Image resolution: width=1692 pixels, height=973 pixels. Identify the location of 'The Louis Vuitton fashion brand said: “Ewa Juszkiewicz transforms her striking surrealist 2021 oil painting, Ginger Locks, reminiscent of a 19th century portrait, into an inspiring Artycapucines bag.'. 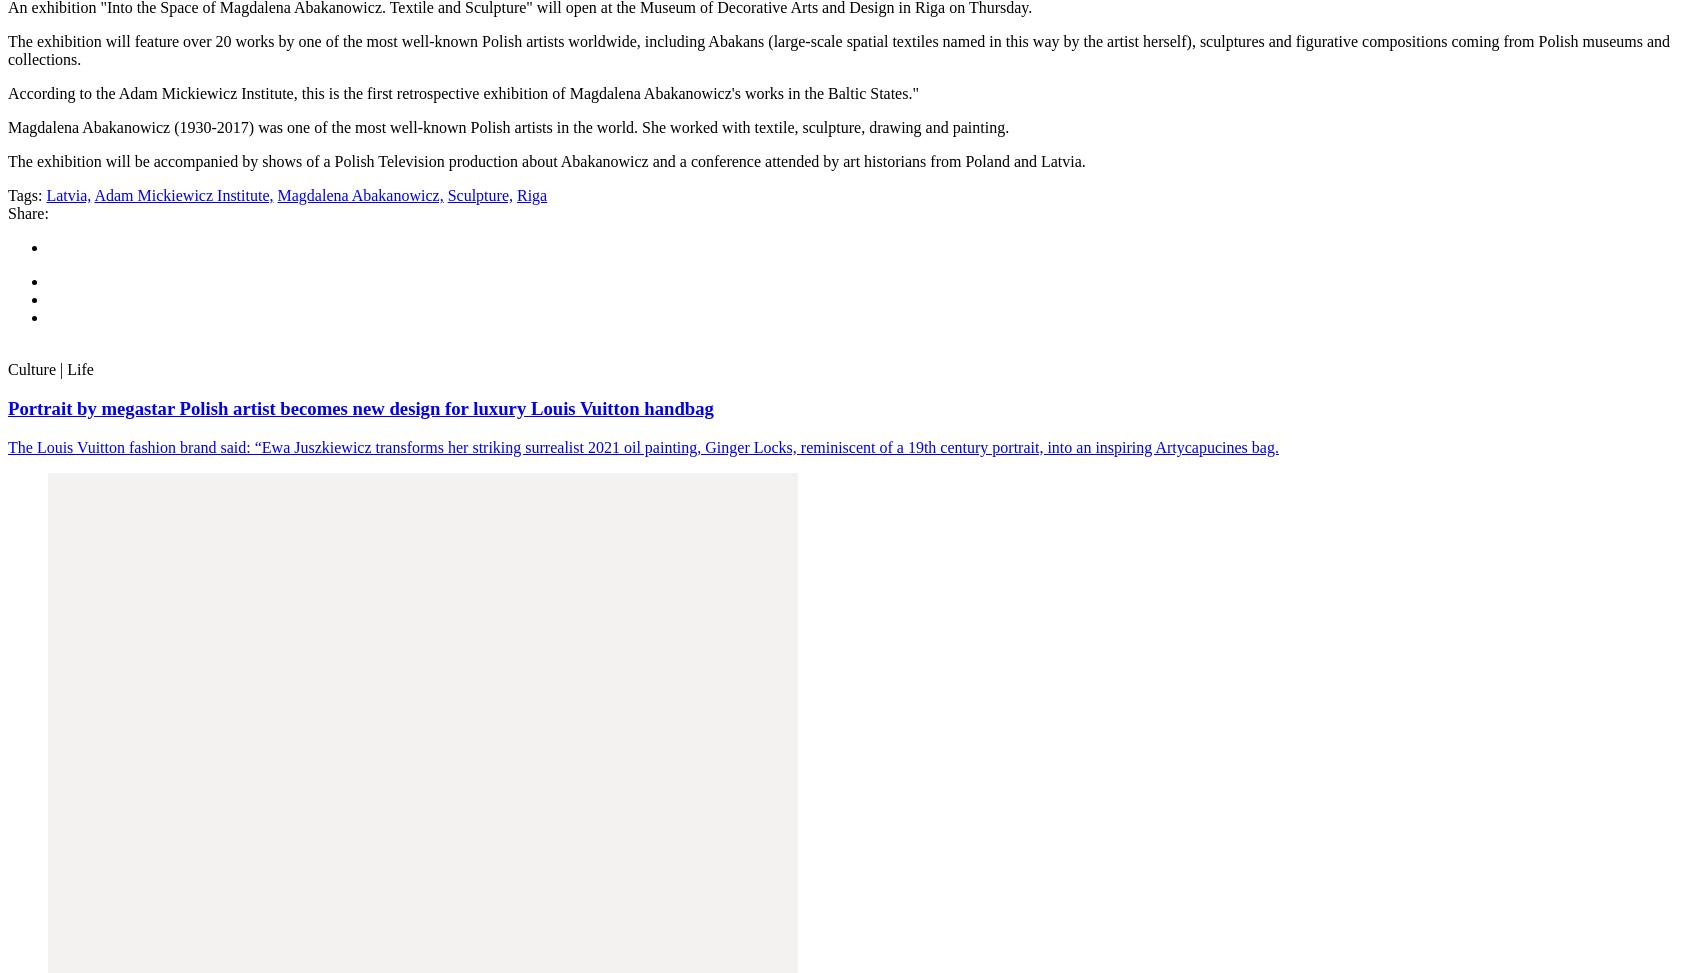
(642, 446).